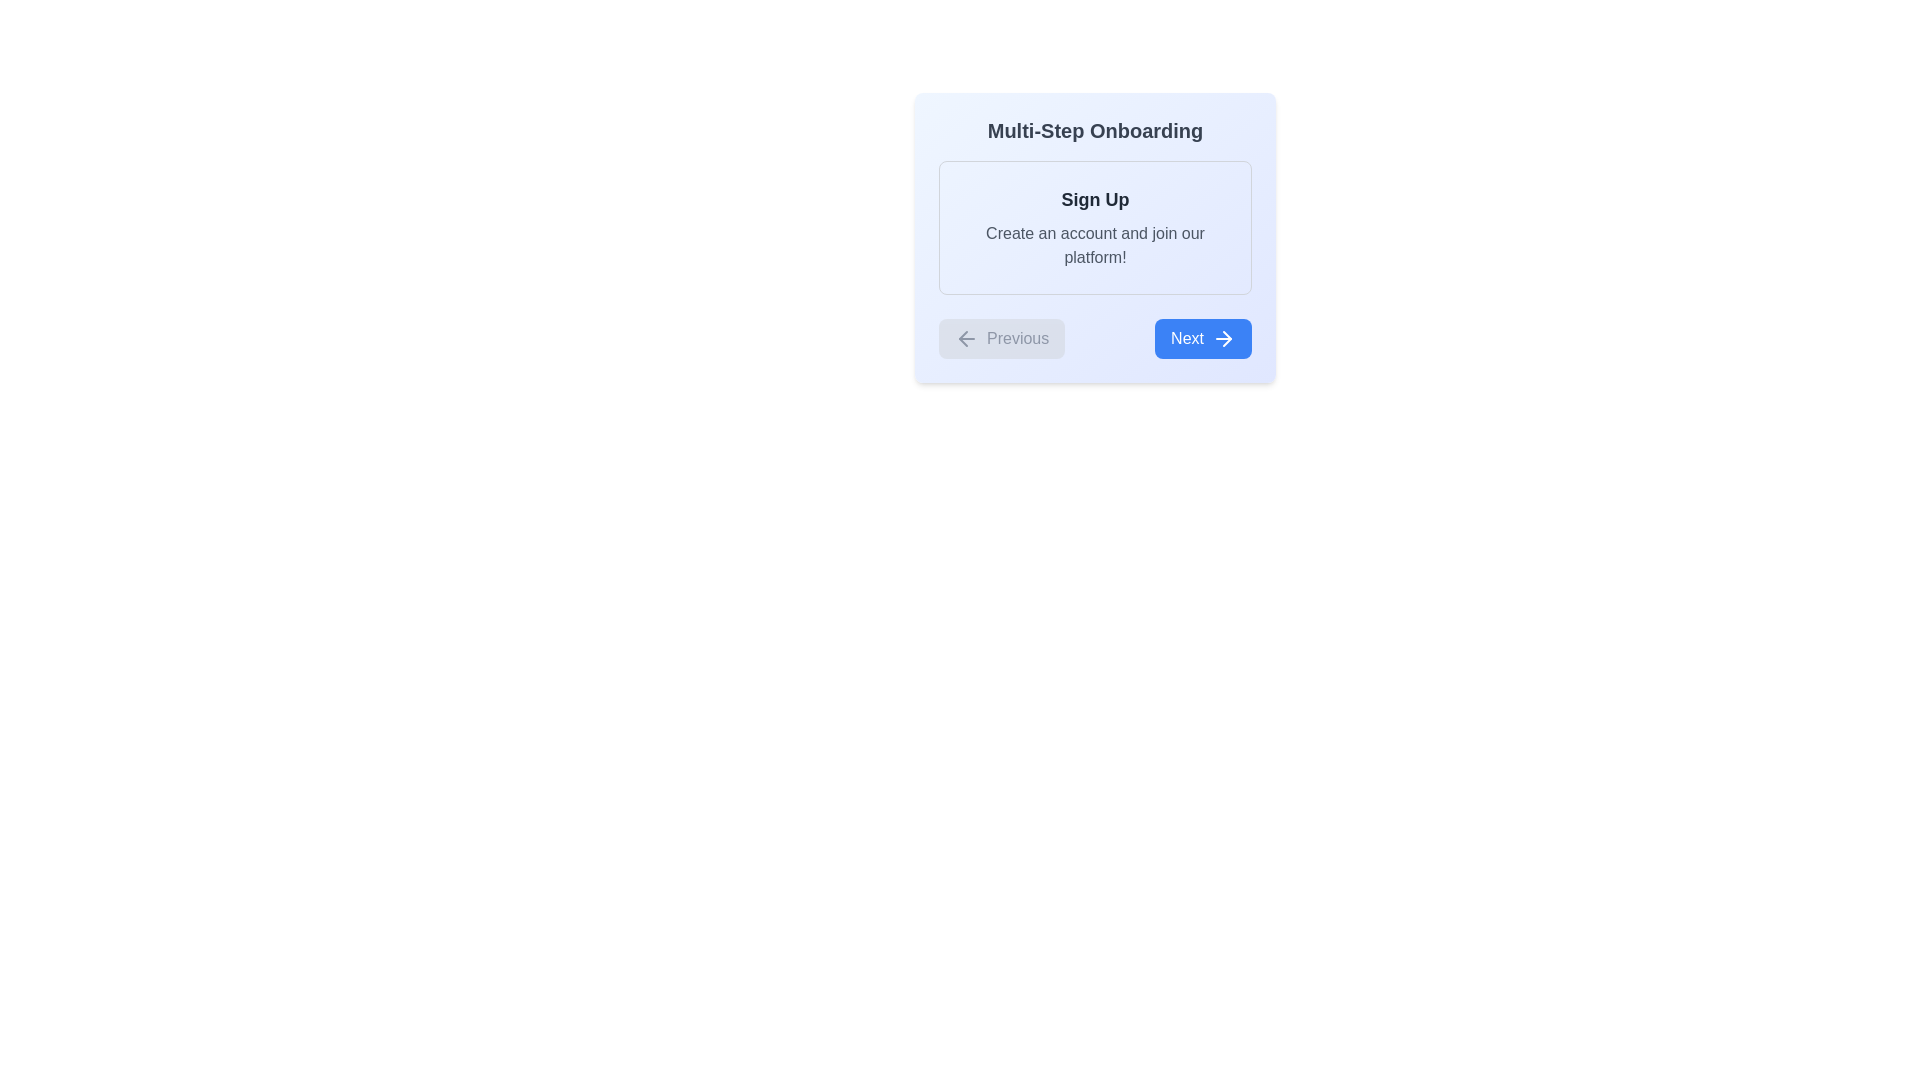 This screenshot has height=1080, width=1920. I want to click on the 'Previous' or 'Next' button in the button group, so click(1094, 338).